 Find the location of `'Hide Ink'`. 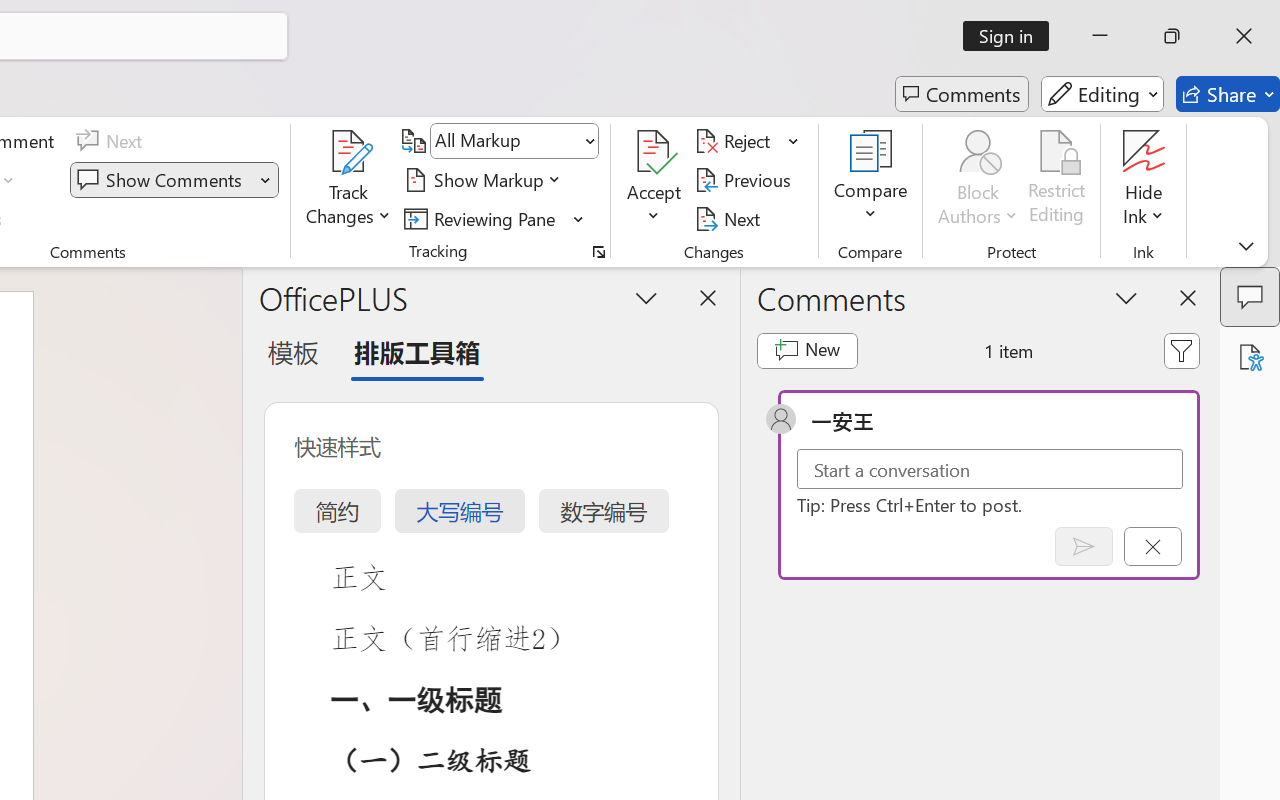

'Hide Ink' is located at coordinates (1144, 151).